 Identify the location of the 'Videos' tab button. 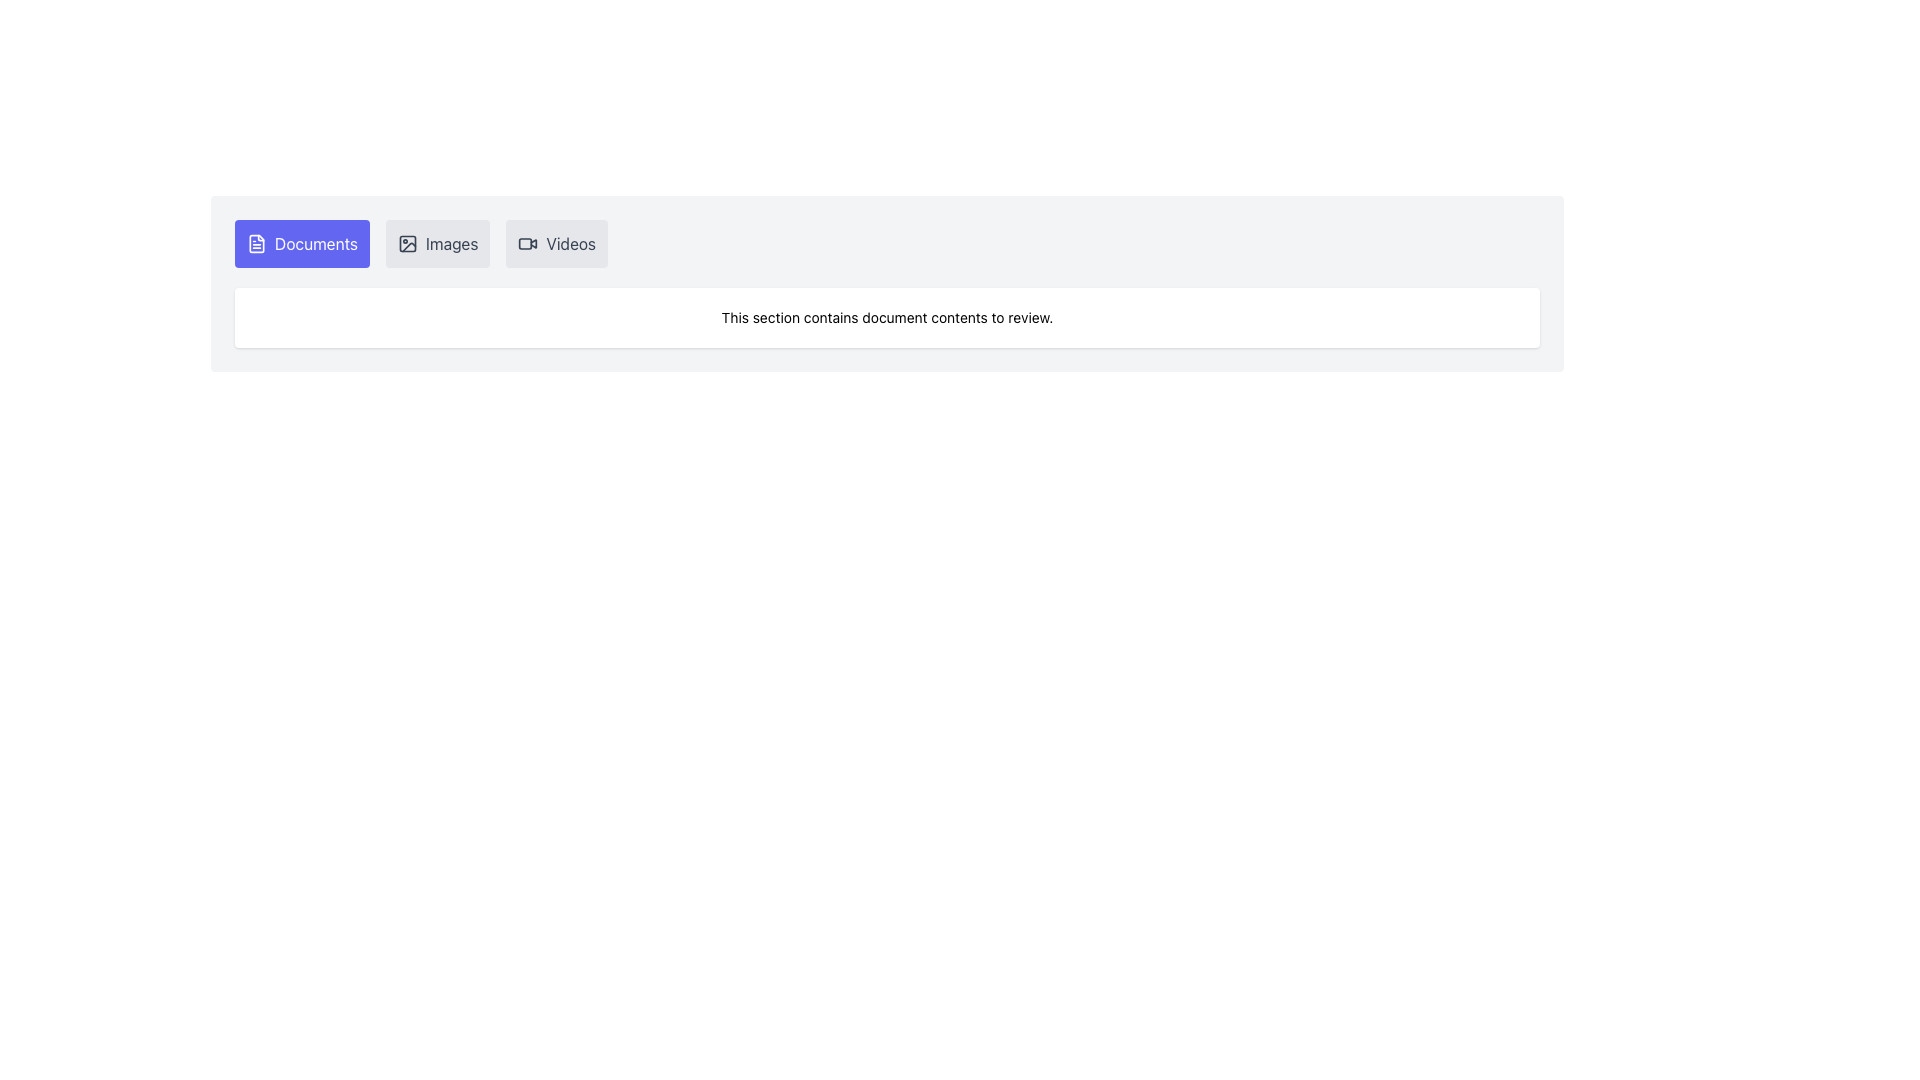
(557, 242).